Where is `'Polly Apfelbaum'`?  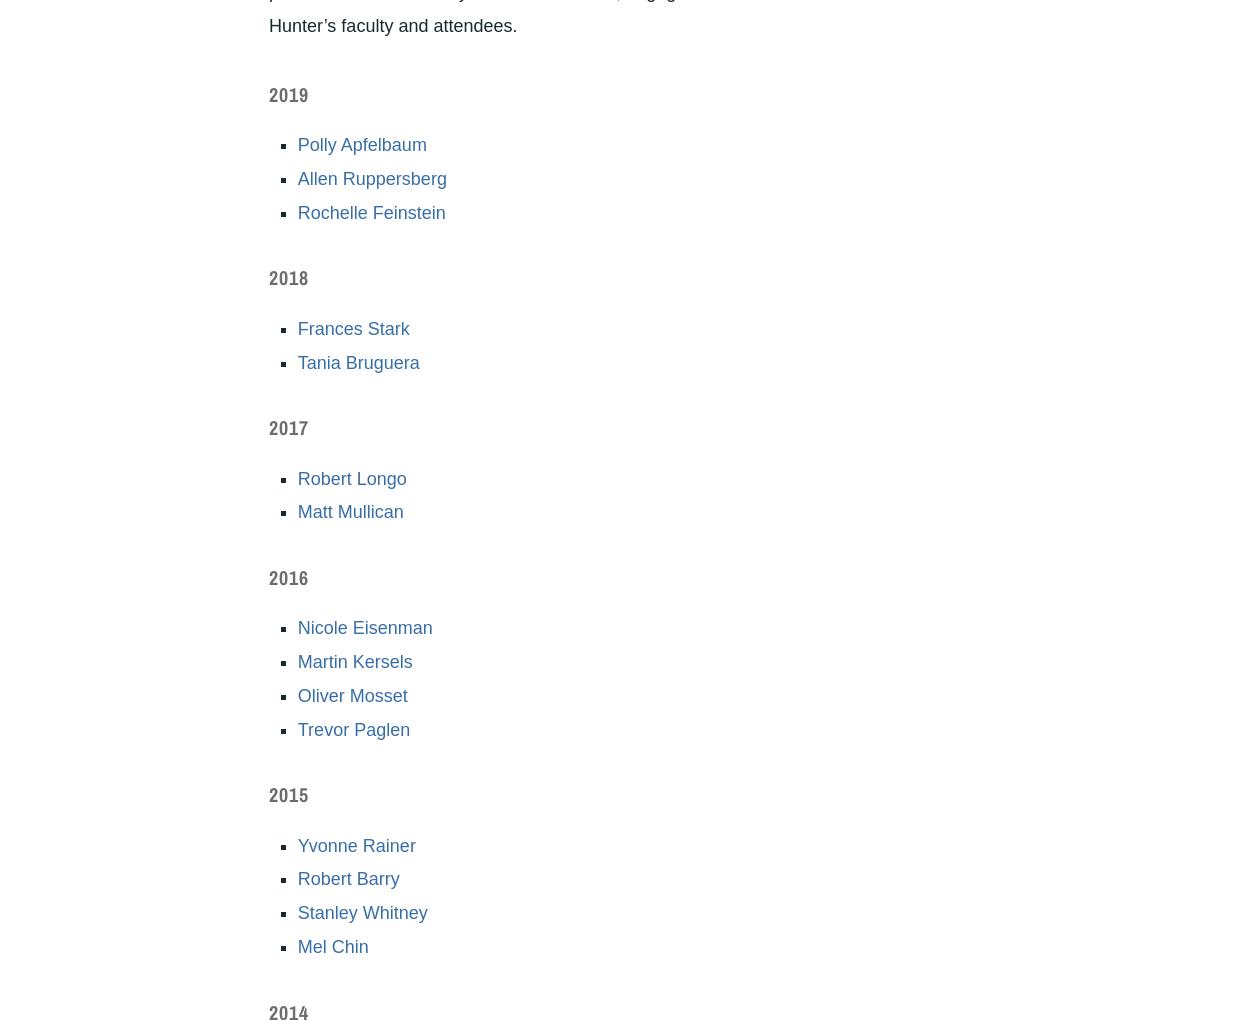
'Polly Apfelbaum' is located at coordinates (360, 145).